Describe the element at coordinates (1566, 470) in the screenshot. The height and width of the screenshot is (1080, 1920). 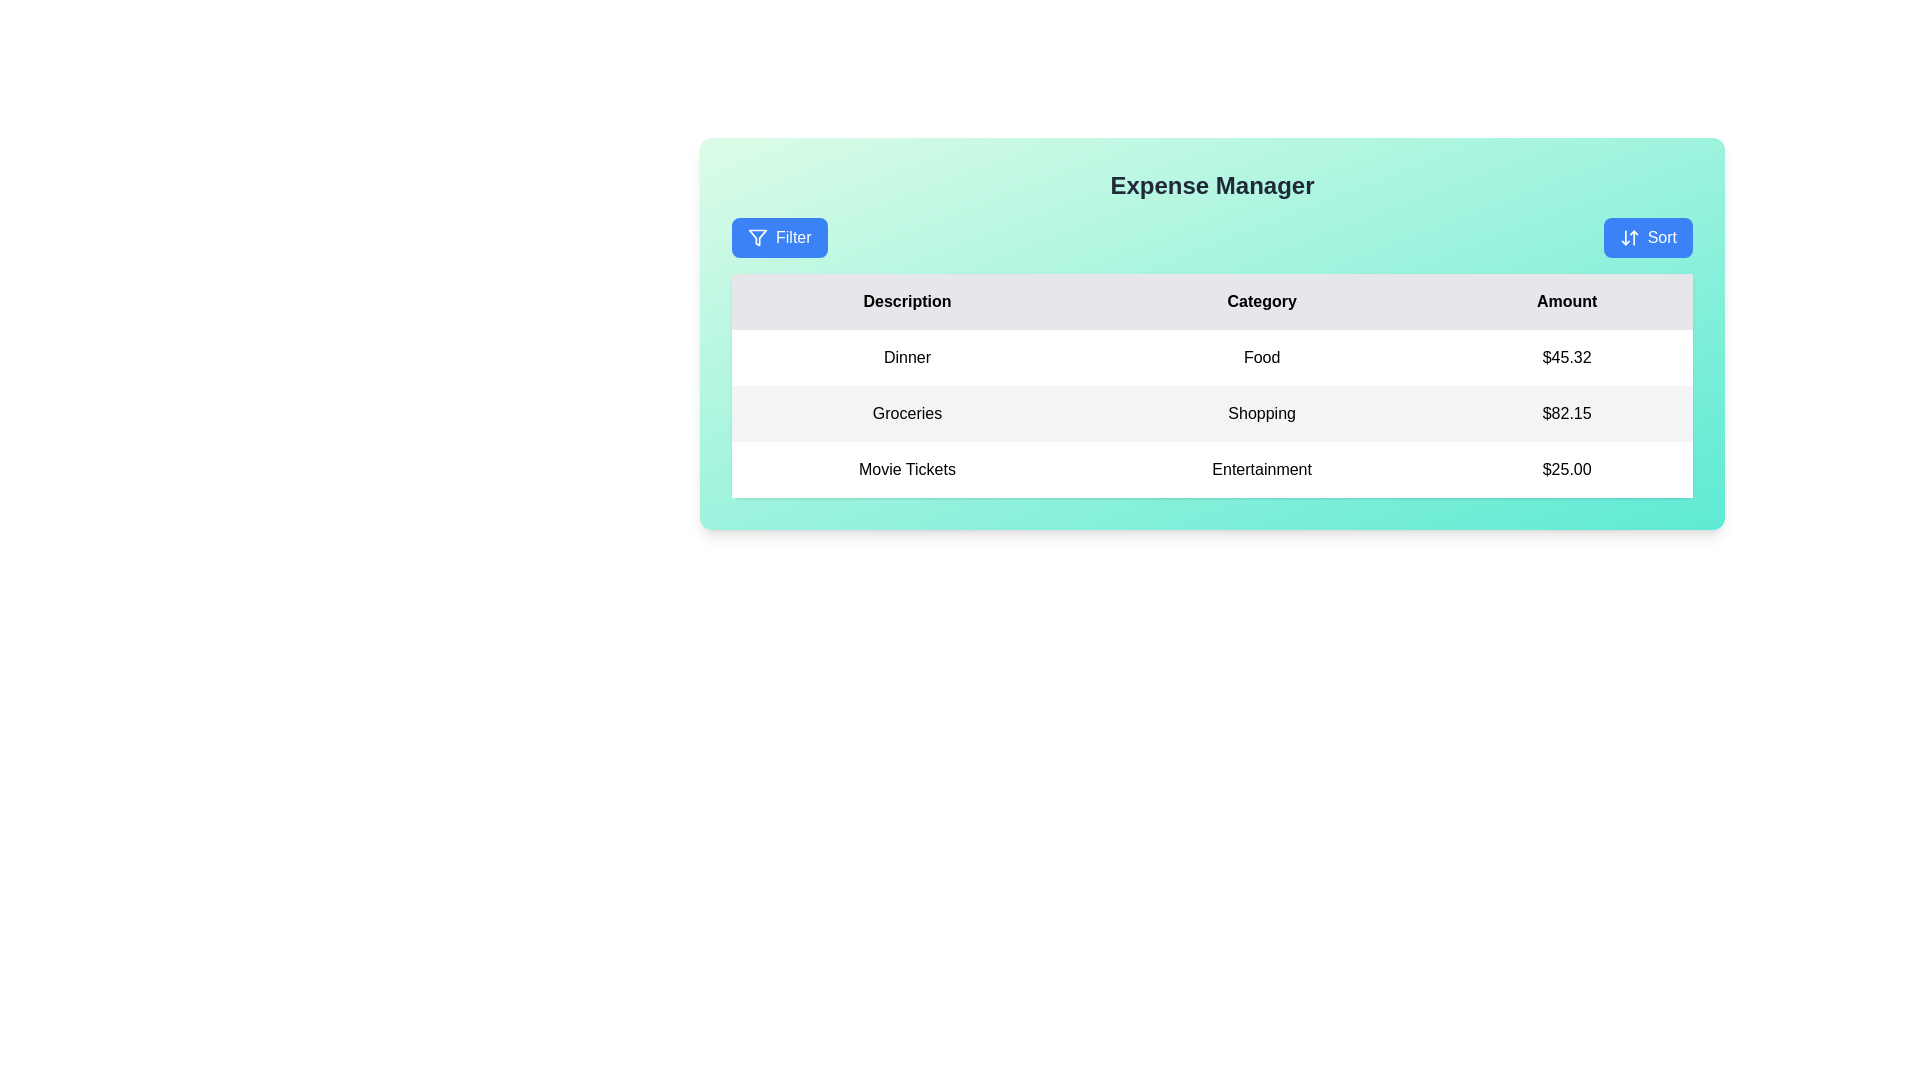
I see `the text label displaying the monetary value of $25.00 in the 'Amount' column for 'Movie Tickets' in the 'Entertainment' category` at that location.